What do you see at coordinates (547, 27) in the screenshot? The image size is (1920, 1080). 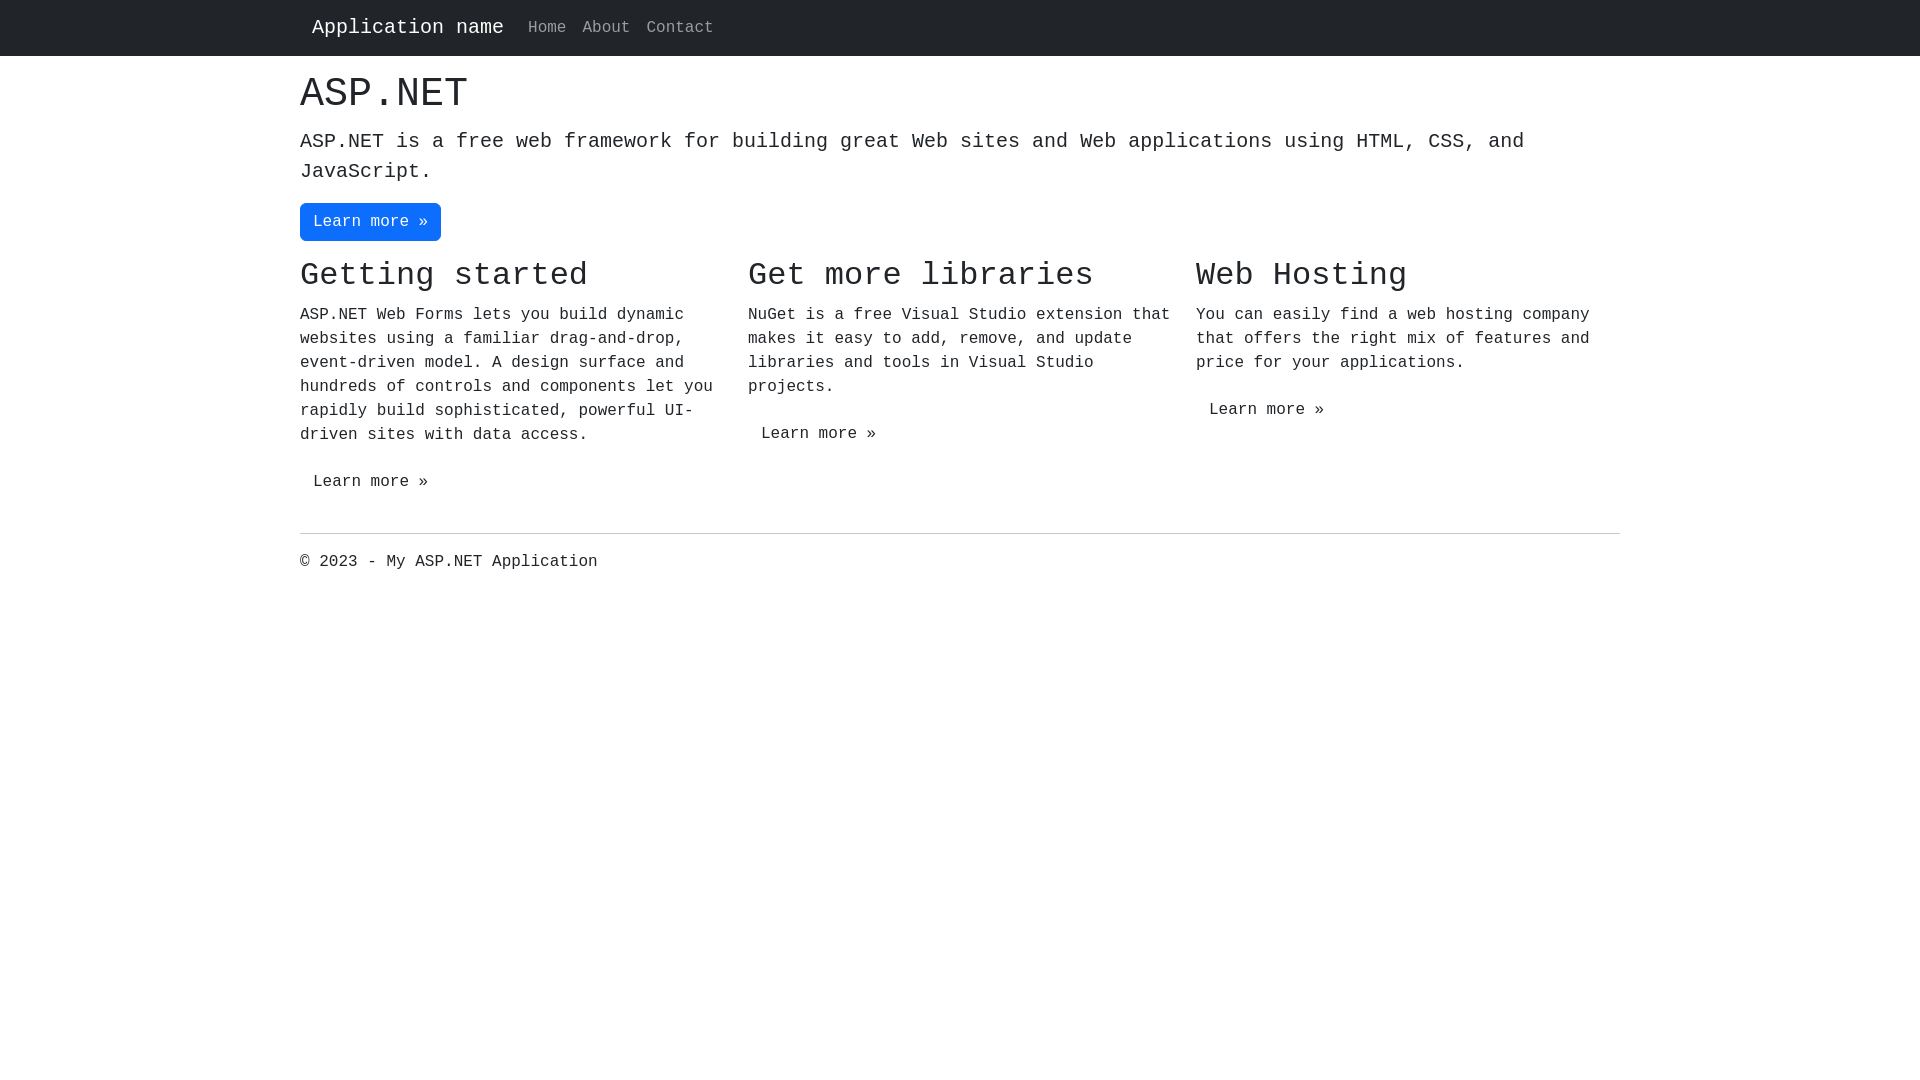 I see `'Home'` at bounding box center [547, 27].